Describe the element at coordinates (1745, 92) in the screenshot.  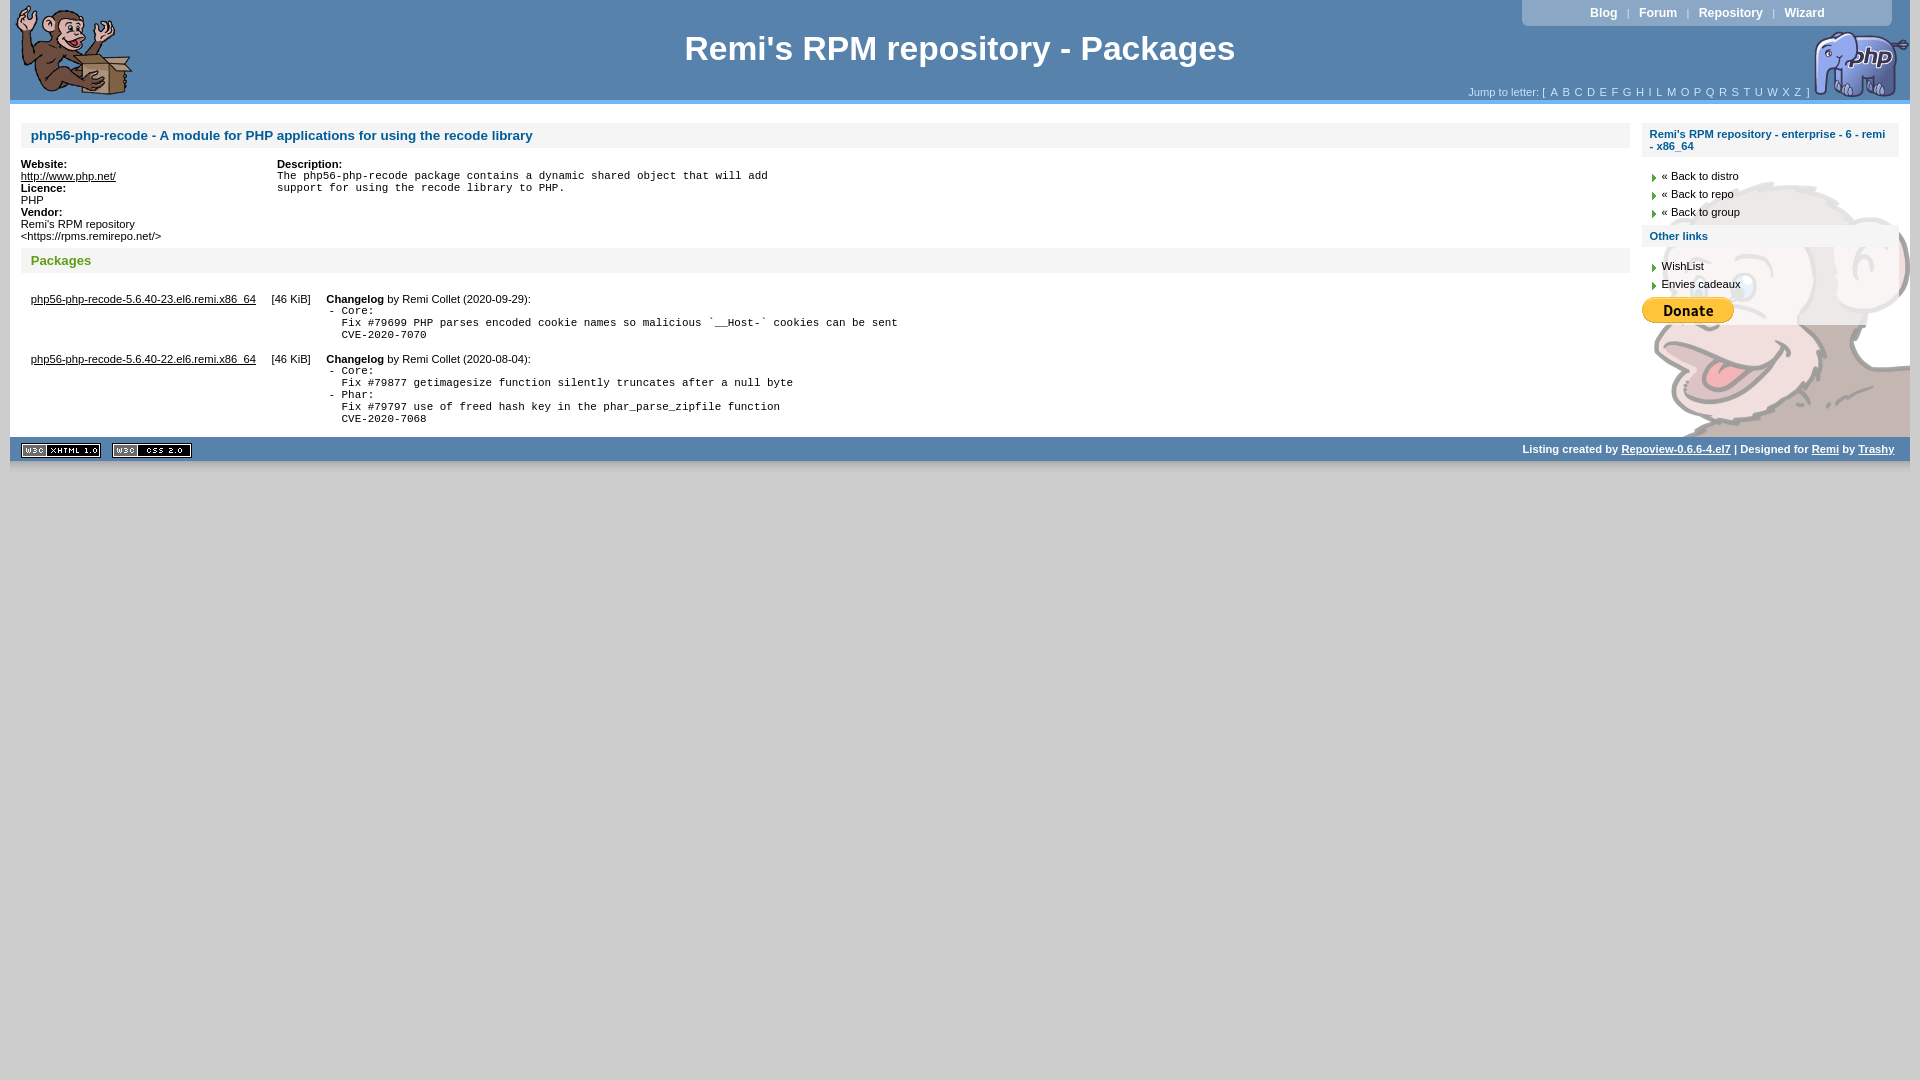
I see `'T'` at that location.